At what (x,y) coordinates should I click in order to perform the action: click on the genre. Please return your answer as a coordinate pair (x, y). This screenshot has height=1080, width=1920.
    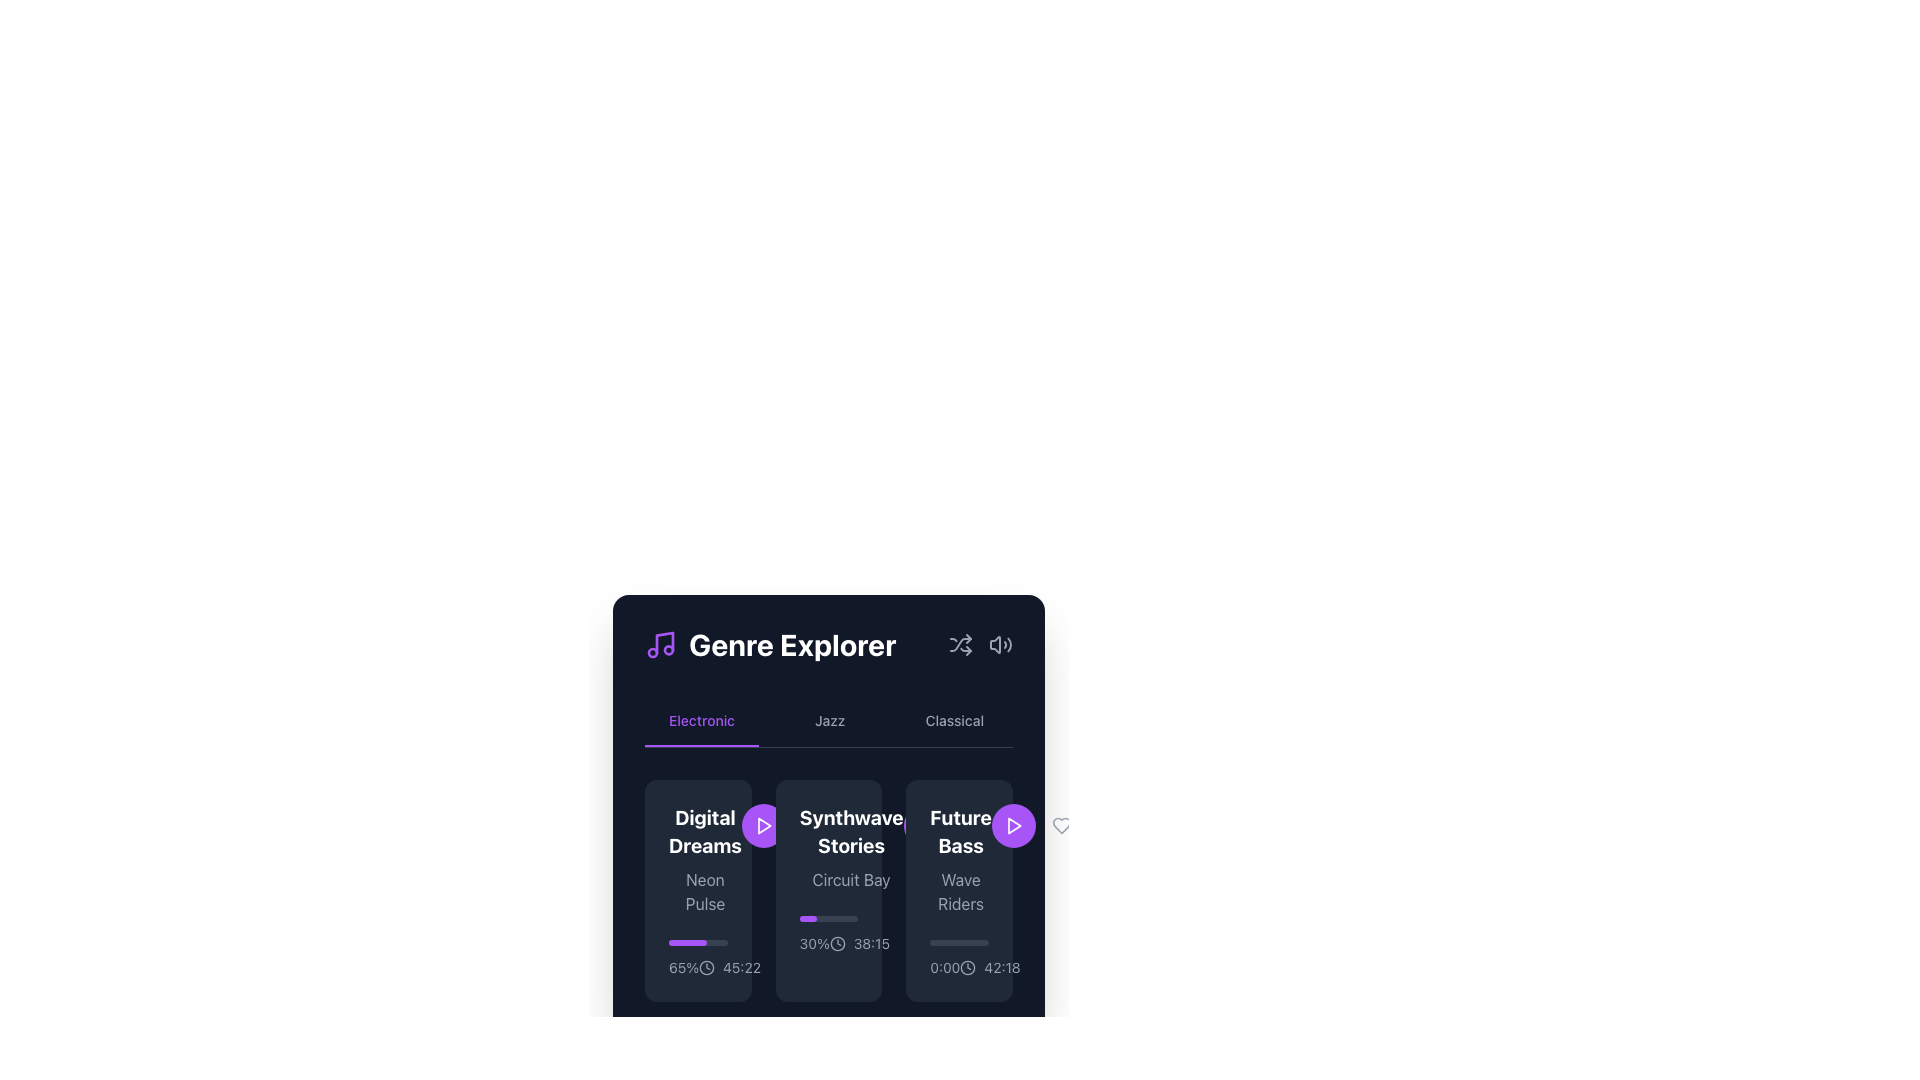
    Looking at the image, I should click on (961, 859).